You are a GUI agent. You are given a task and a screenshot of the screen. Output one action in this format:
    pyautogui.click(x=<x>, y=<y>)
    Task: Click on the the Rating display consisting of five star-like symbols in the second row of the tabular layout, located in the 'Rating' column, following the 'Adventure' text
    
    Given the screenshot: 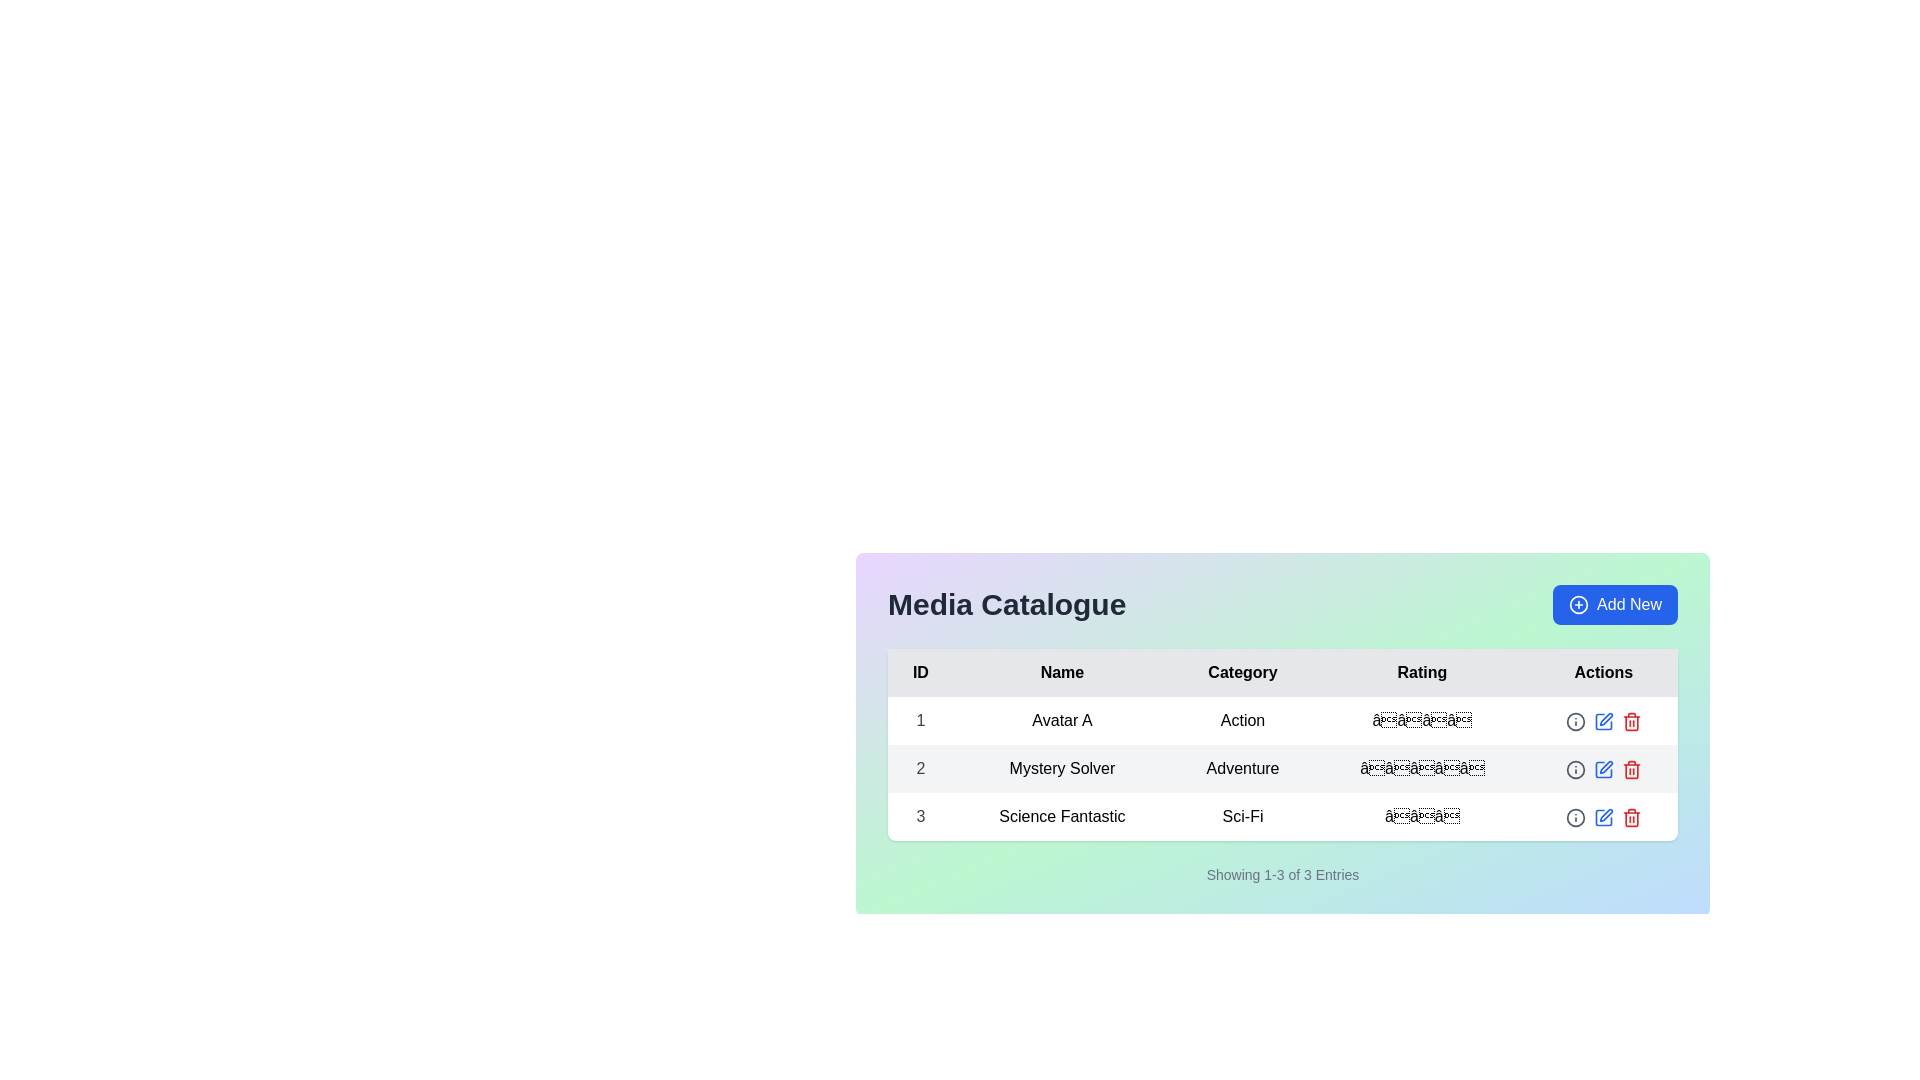 What is the action you would take?
    pyautogui.click(x=1421, y=767)
    